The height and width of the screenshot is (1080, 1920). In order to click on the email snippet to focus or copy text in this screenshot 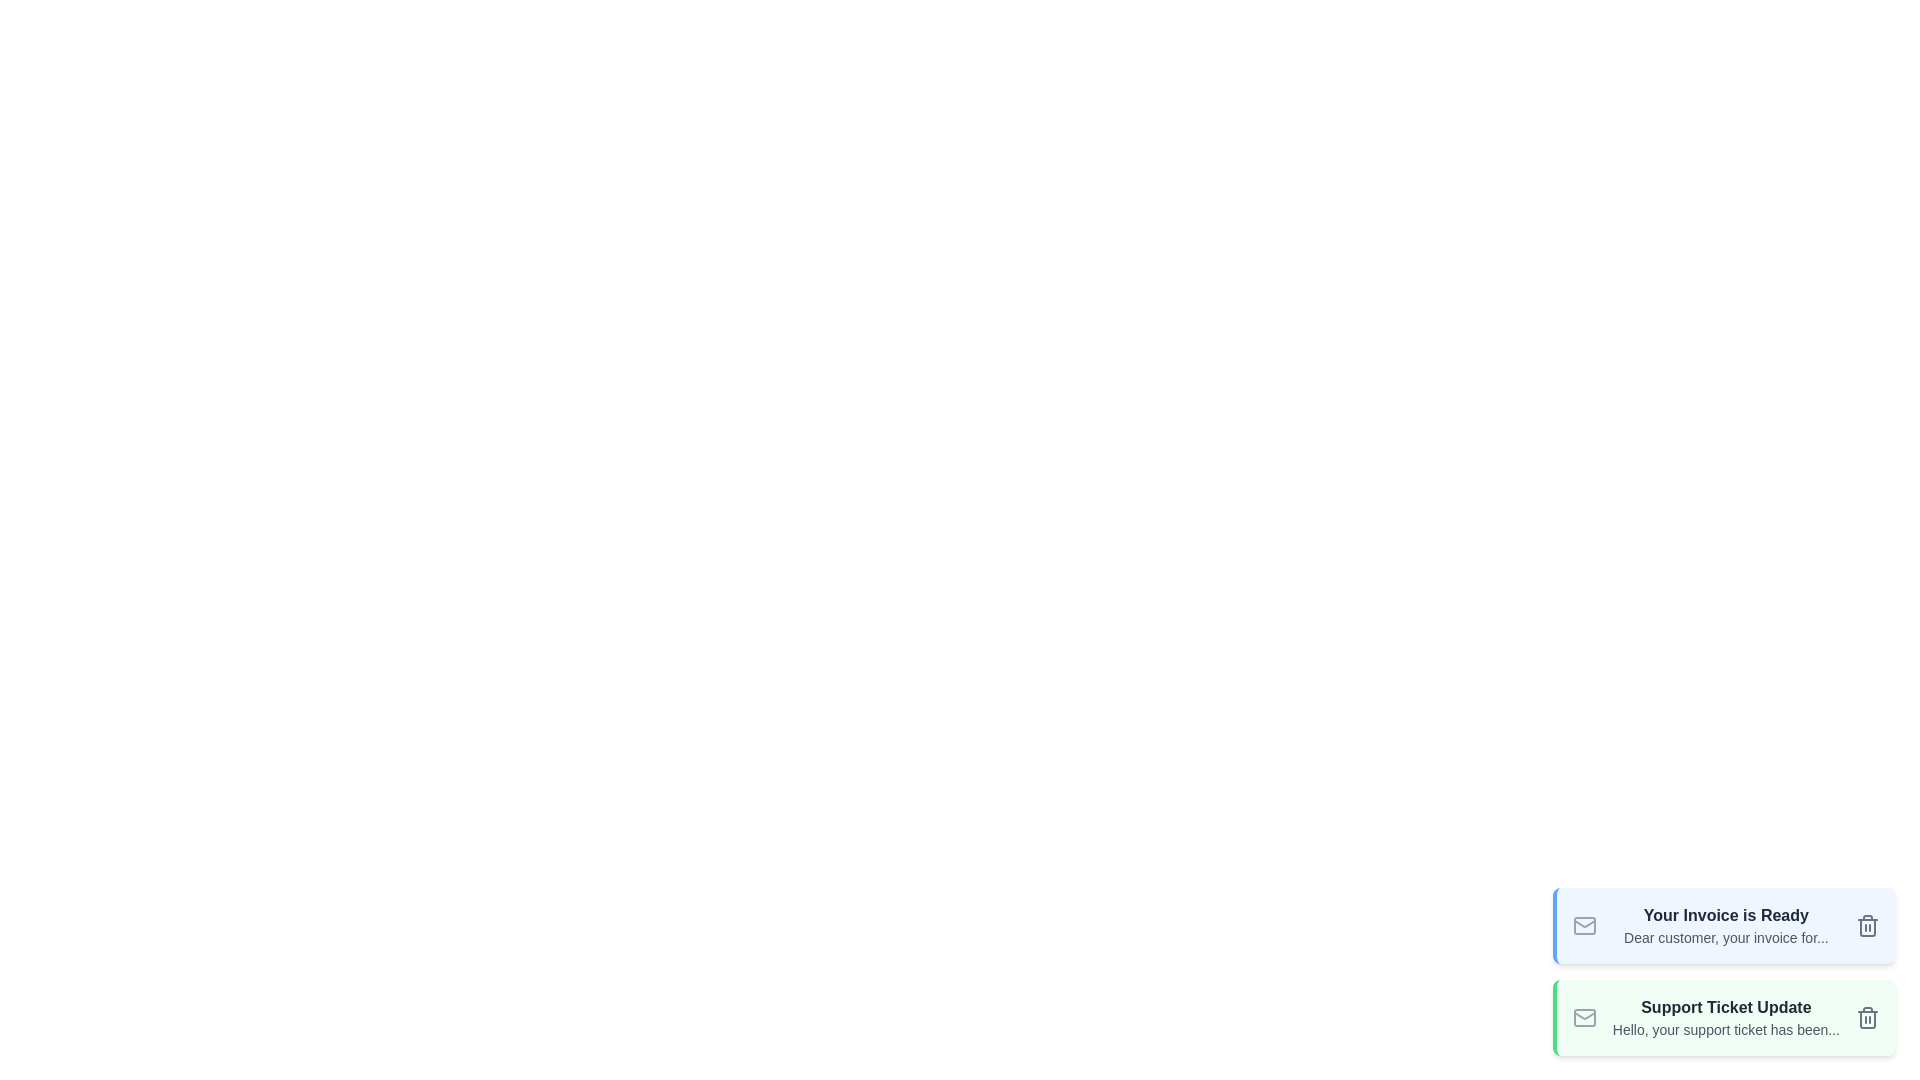, I will do `click(1725, 925)`.